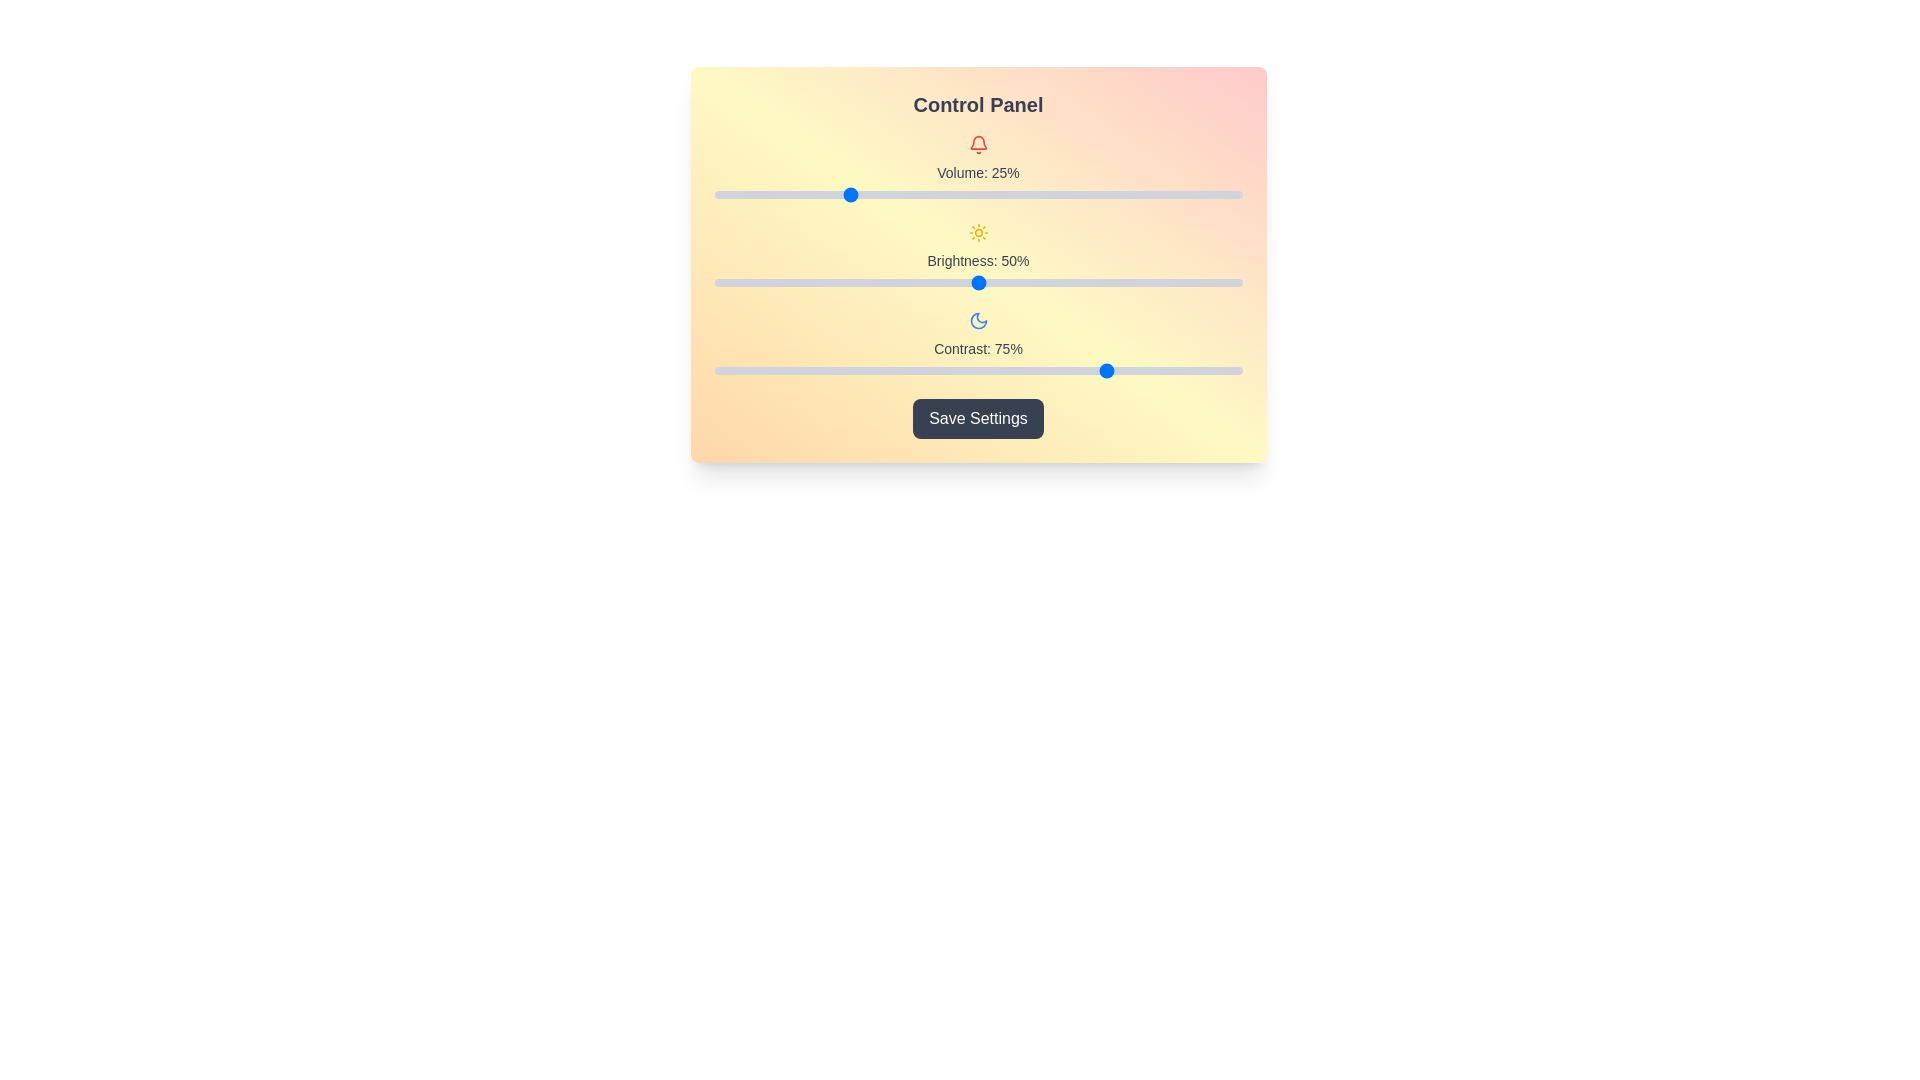 The height and width of the screenshot is (1080, 1920). What do you see at coordinates (1004, 195) in the screenshot?
I see `the volume` at bounding box center [1004, 195].